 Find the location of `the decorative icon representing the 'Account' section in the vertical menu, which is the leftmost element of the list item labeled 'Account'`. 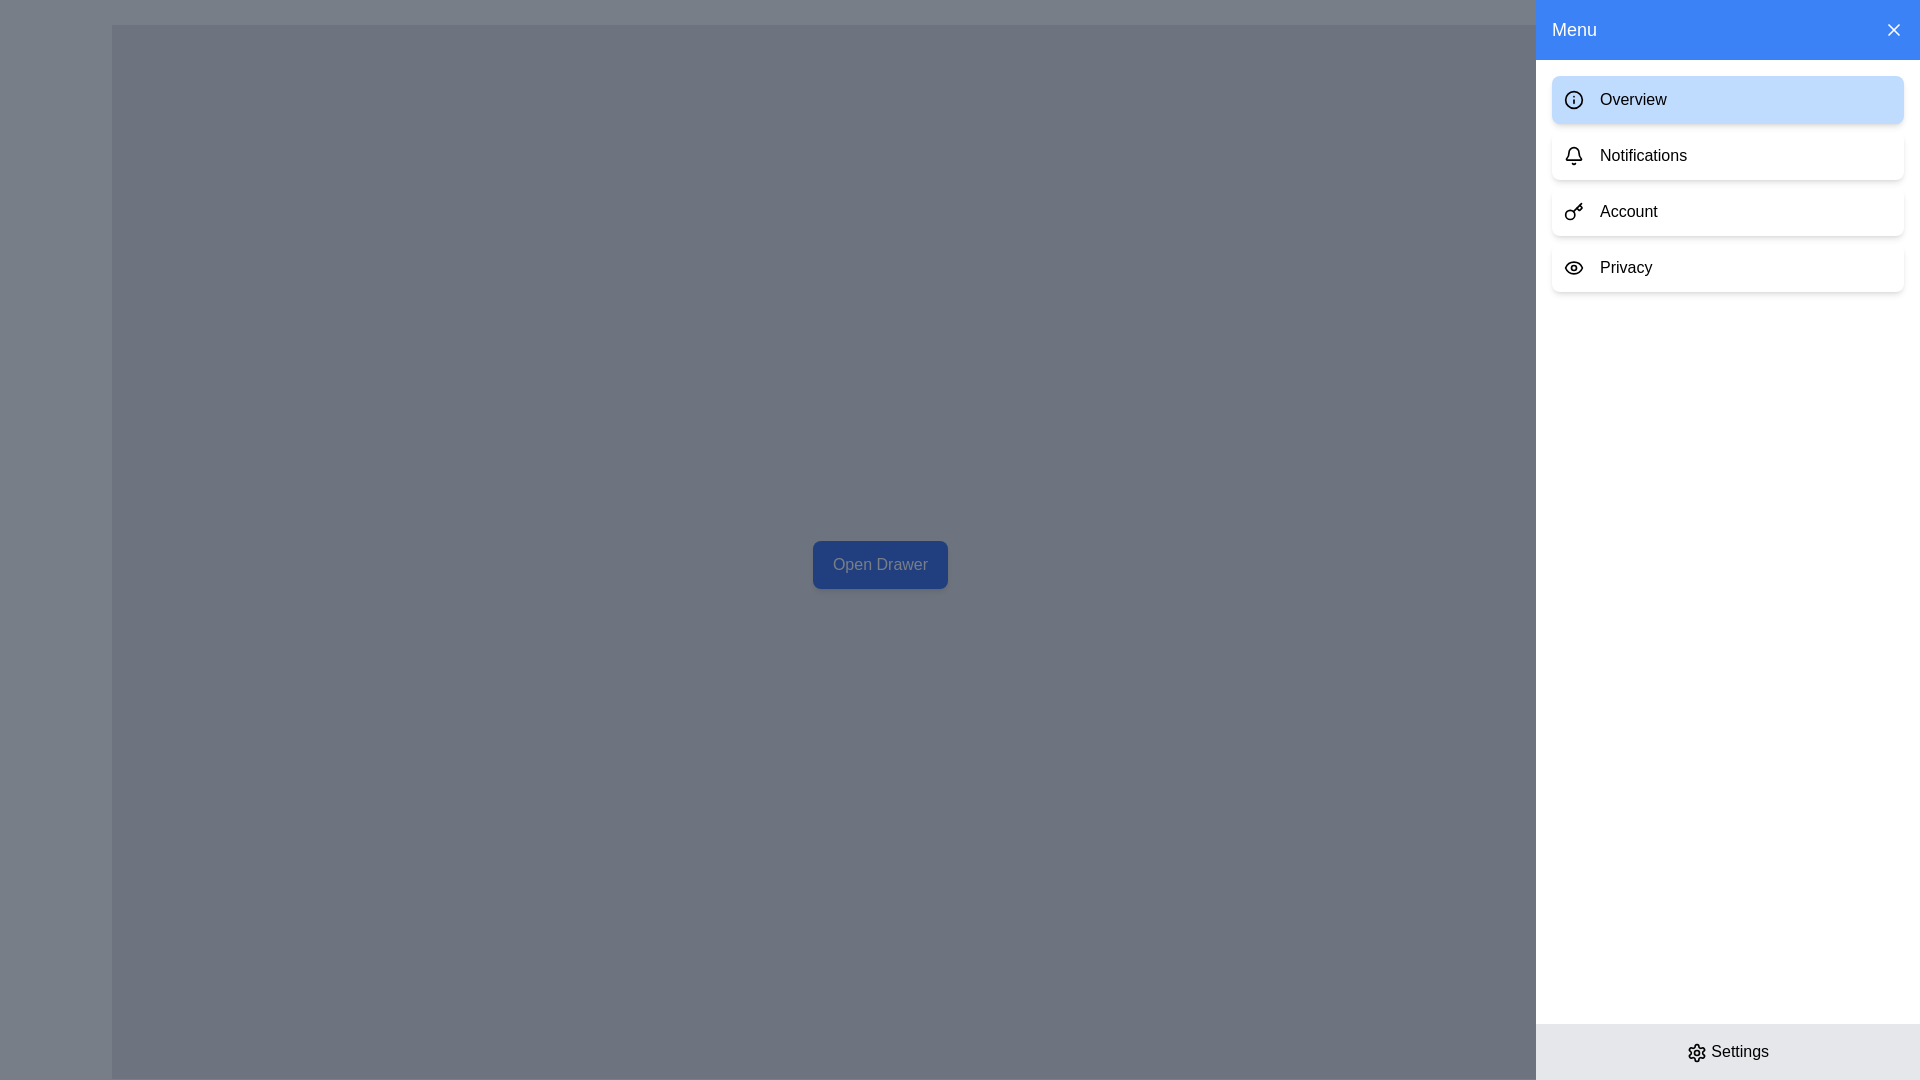

the decorative icon representing the 'Account' section in the vertical menu, which is the leftmost element of the list item labeled 'Account' is located at coordinates (1573, 212).